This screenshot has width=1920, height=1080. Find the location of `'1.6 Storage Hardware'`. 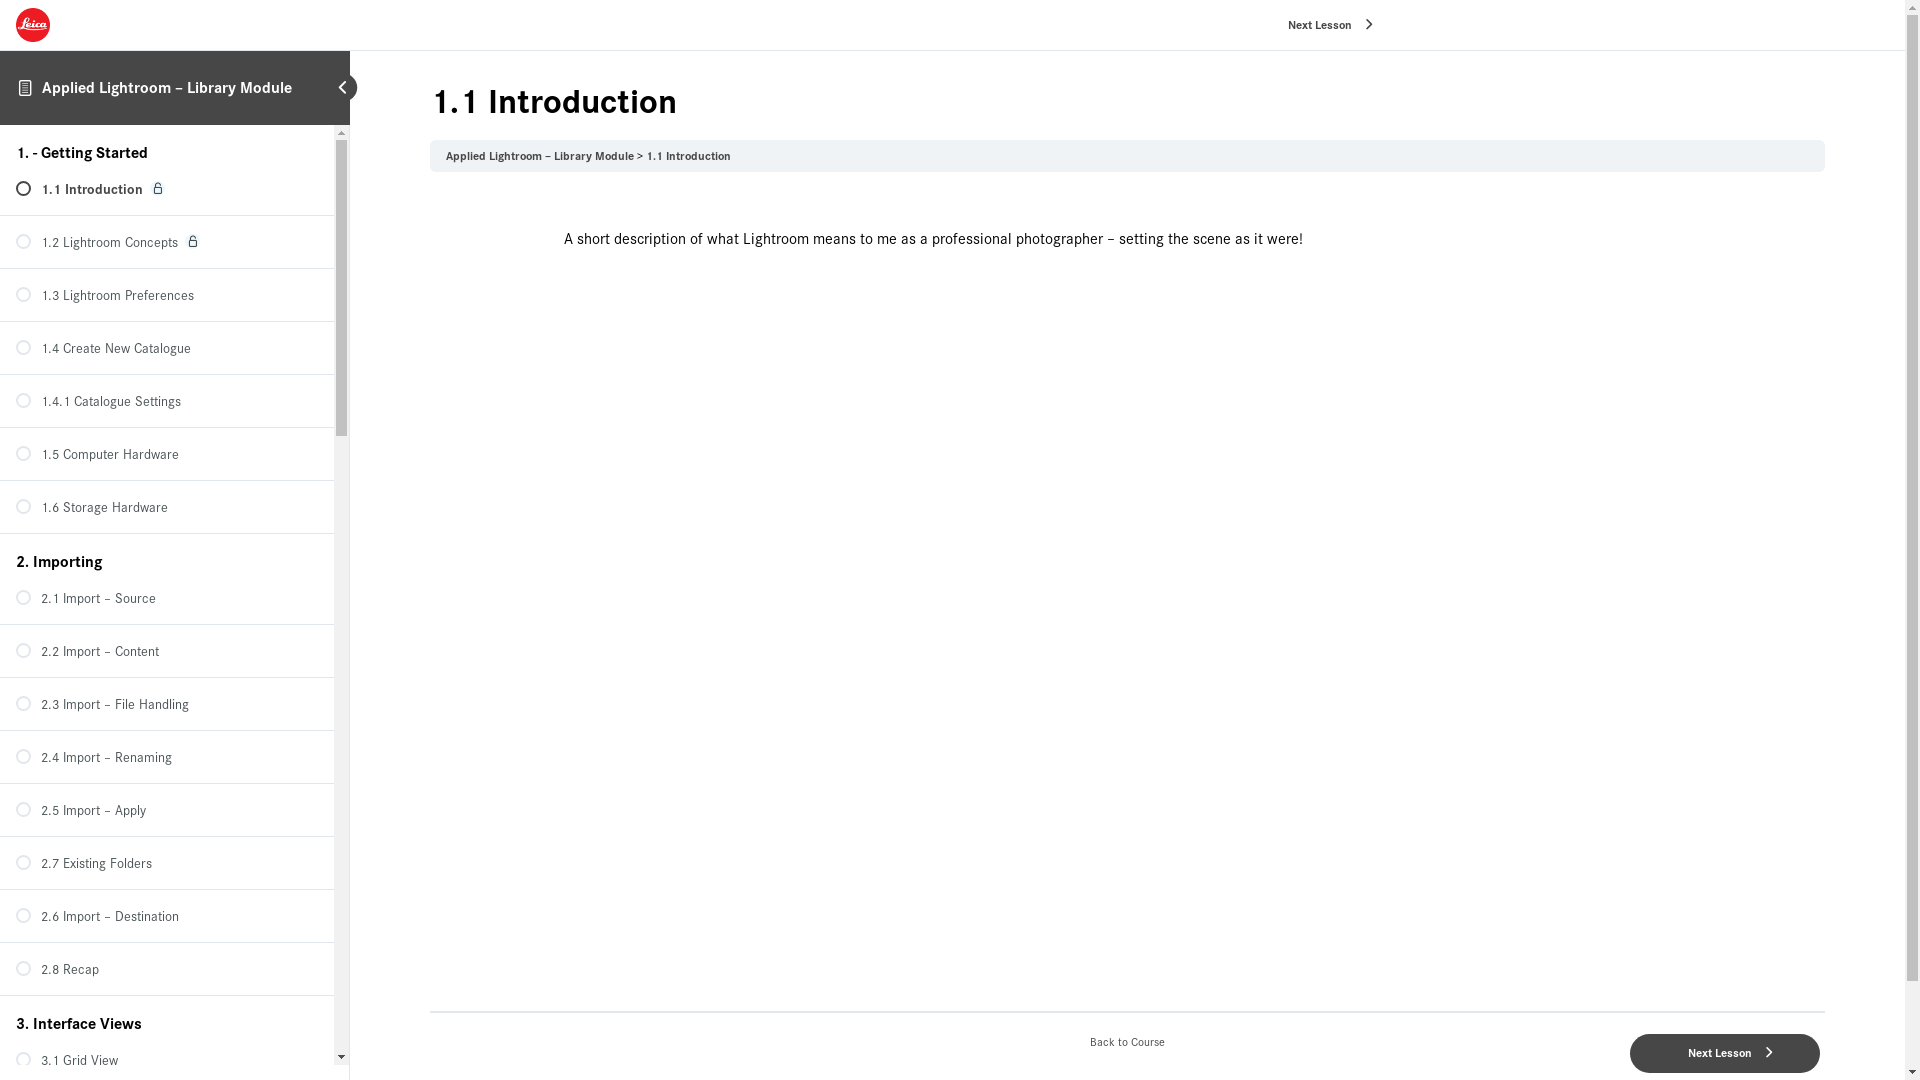

'1.6 Storage Hardware' is located at coordinates (167, 505).